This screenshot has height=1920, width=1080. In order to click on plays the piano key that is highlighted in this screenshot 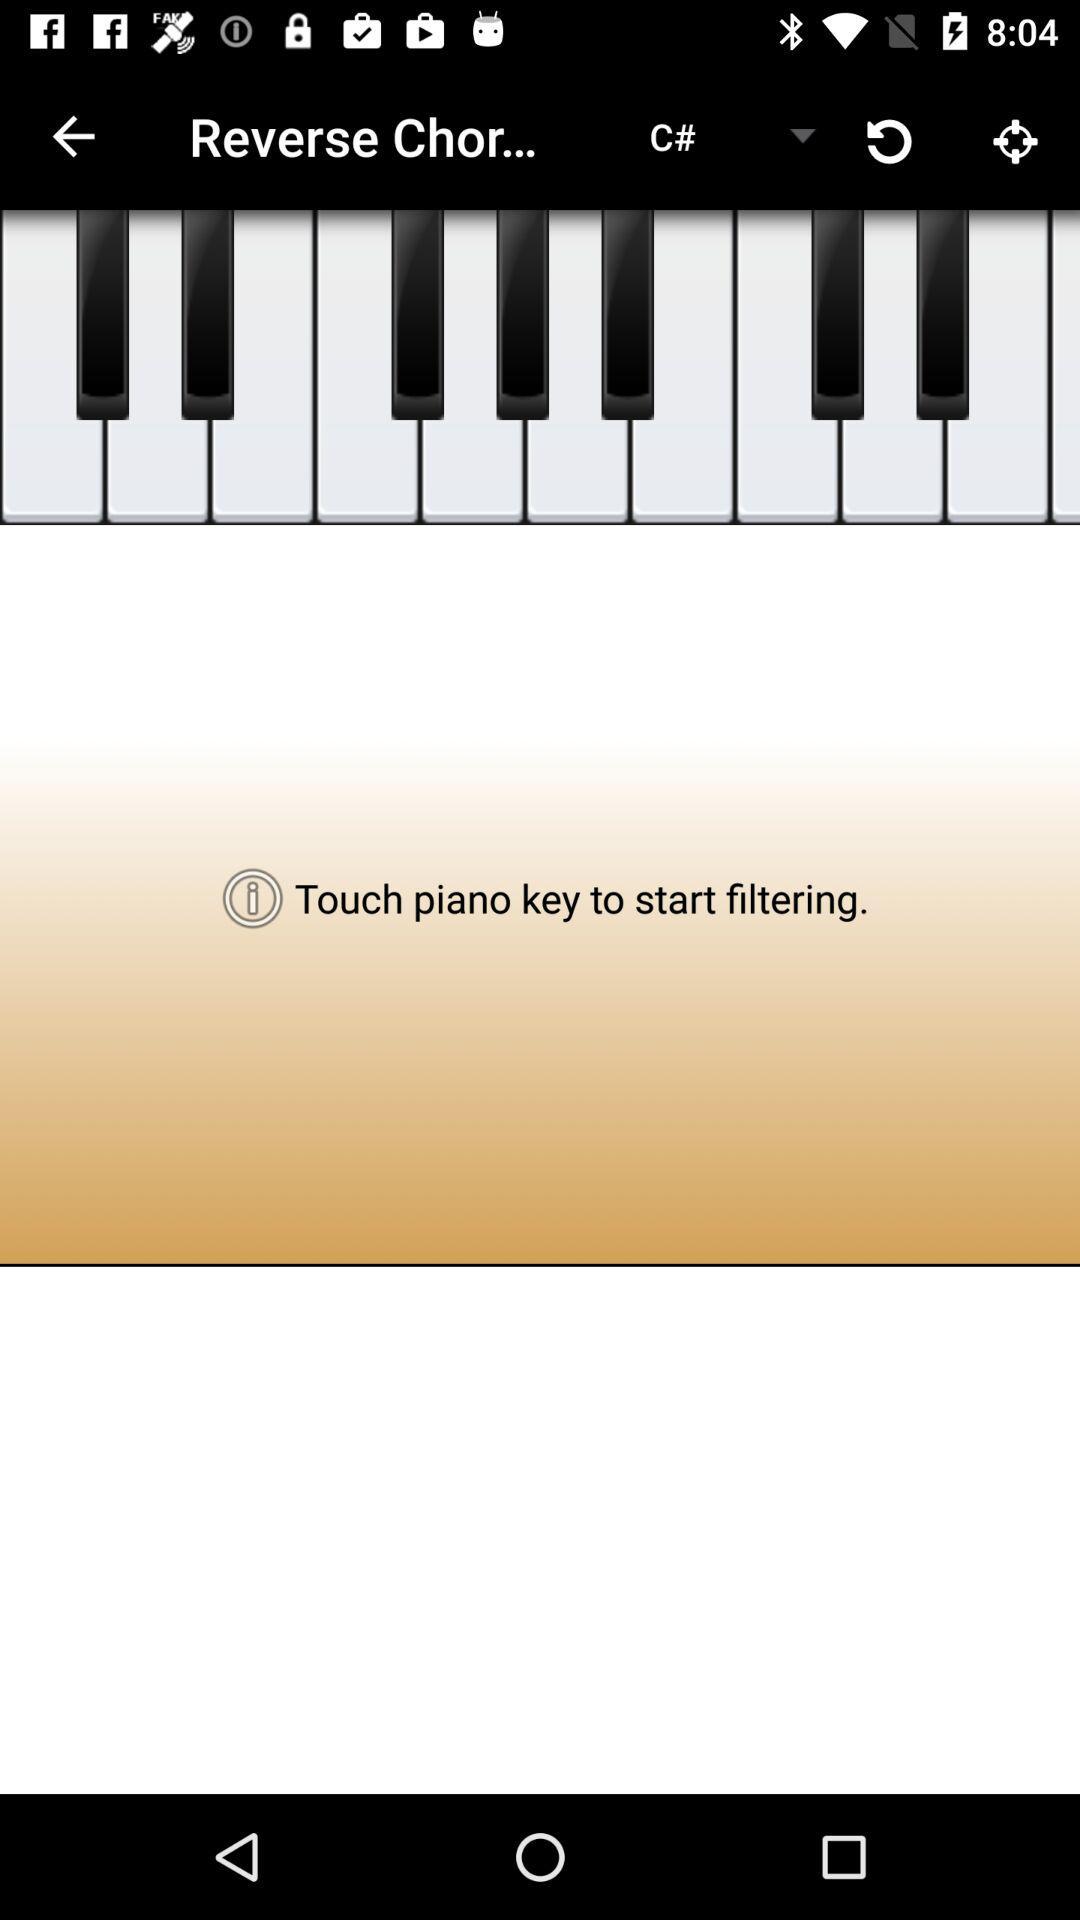, I will do `click(367, 367)`.